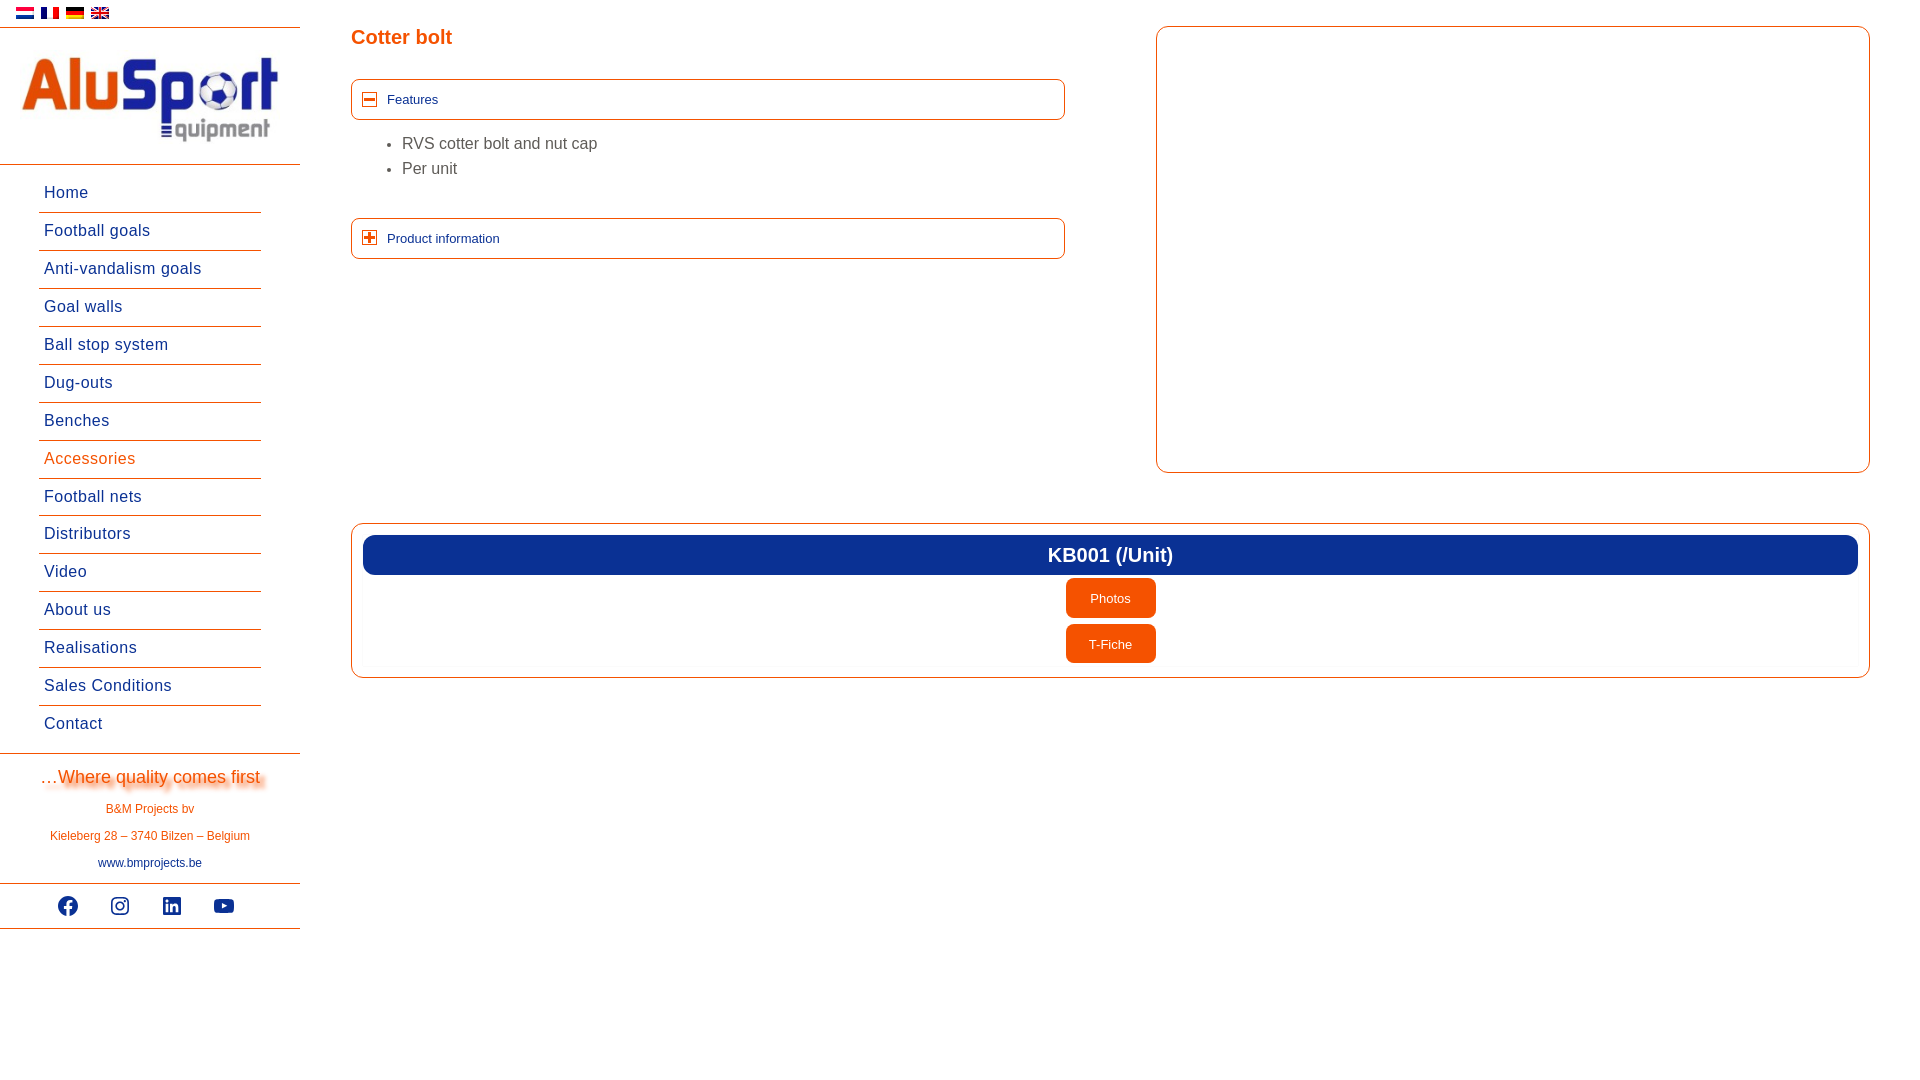  Describe the element at coordinates (148, 724) in the screenshot. I see `'Contact'` at that location.